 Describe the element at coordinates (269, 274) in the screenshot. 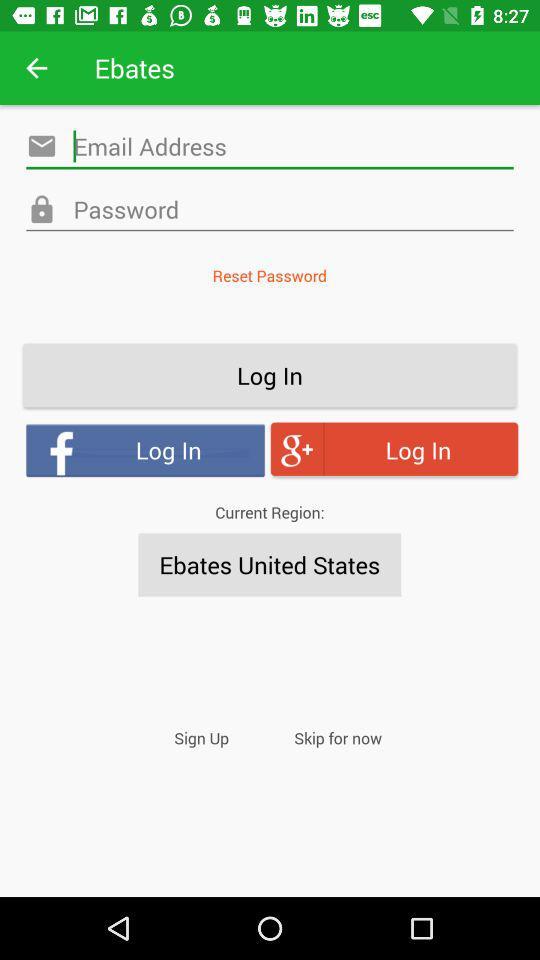

I see `icon above the log in` at that location.